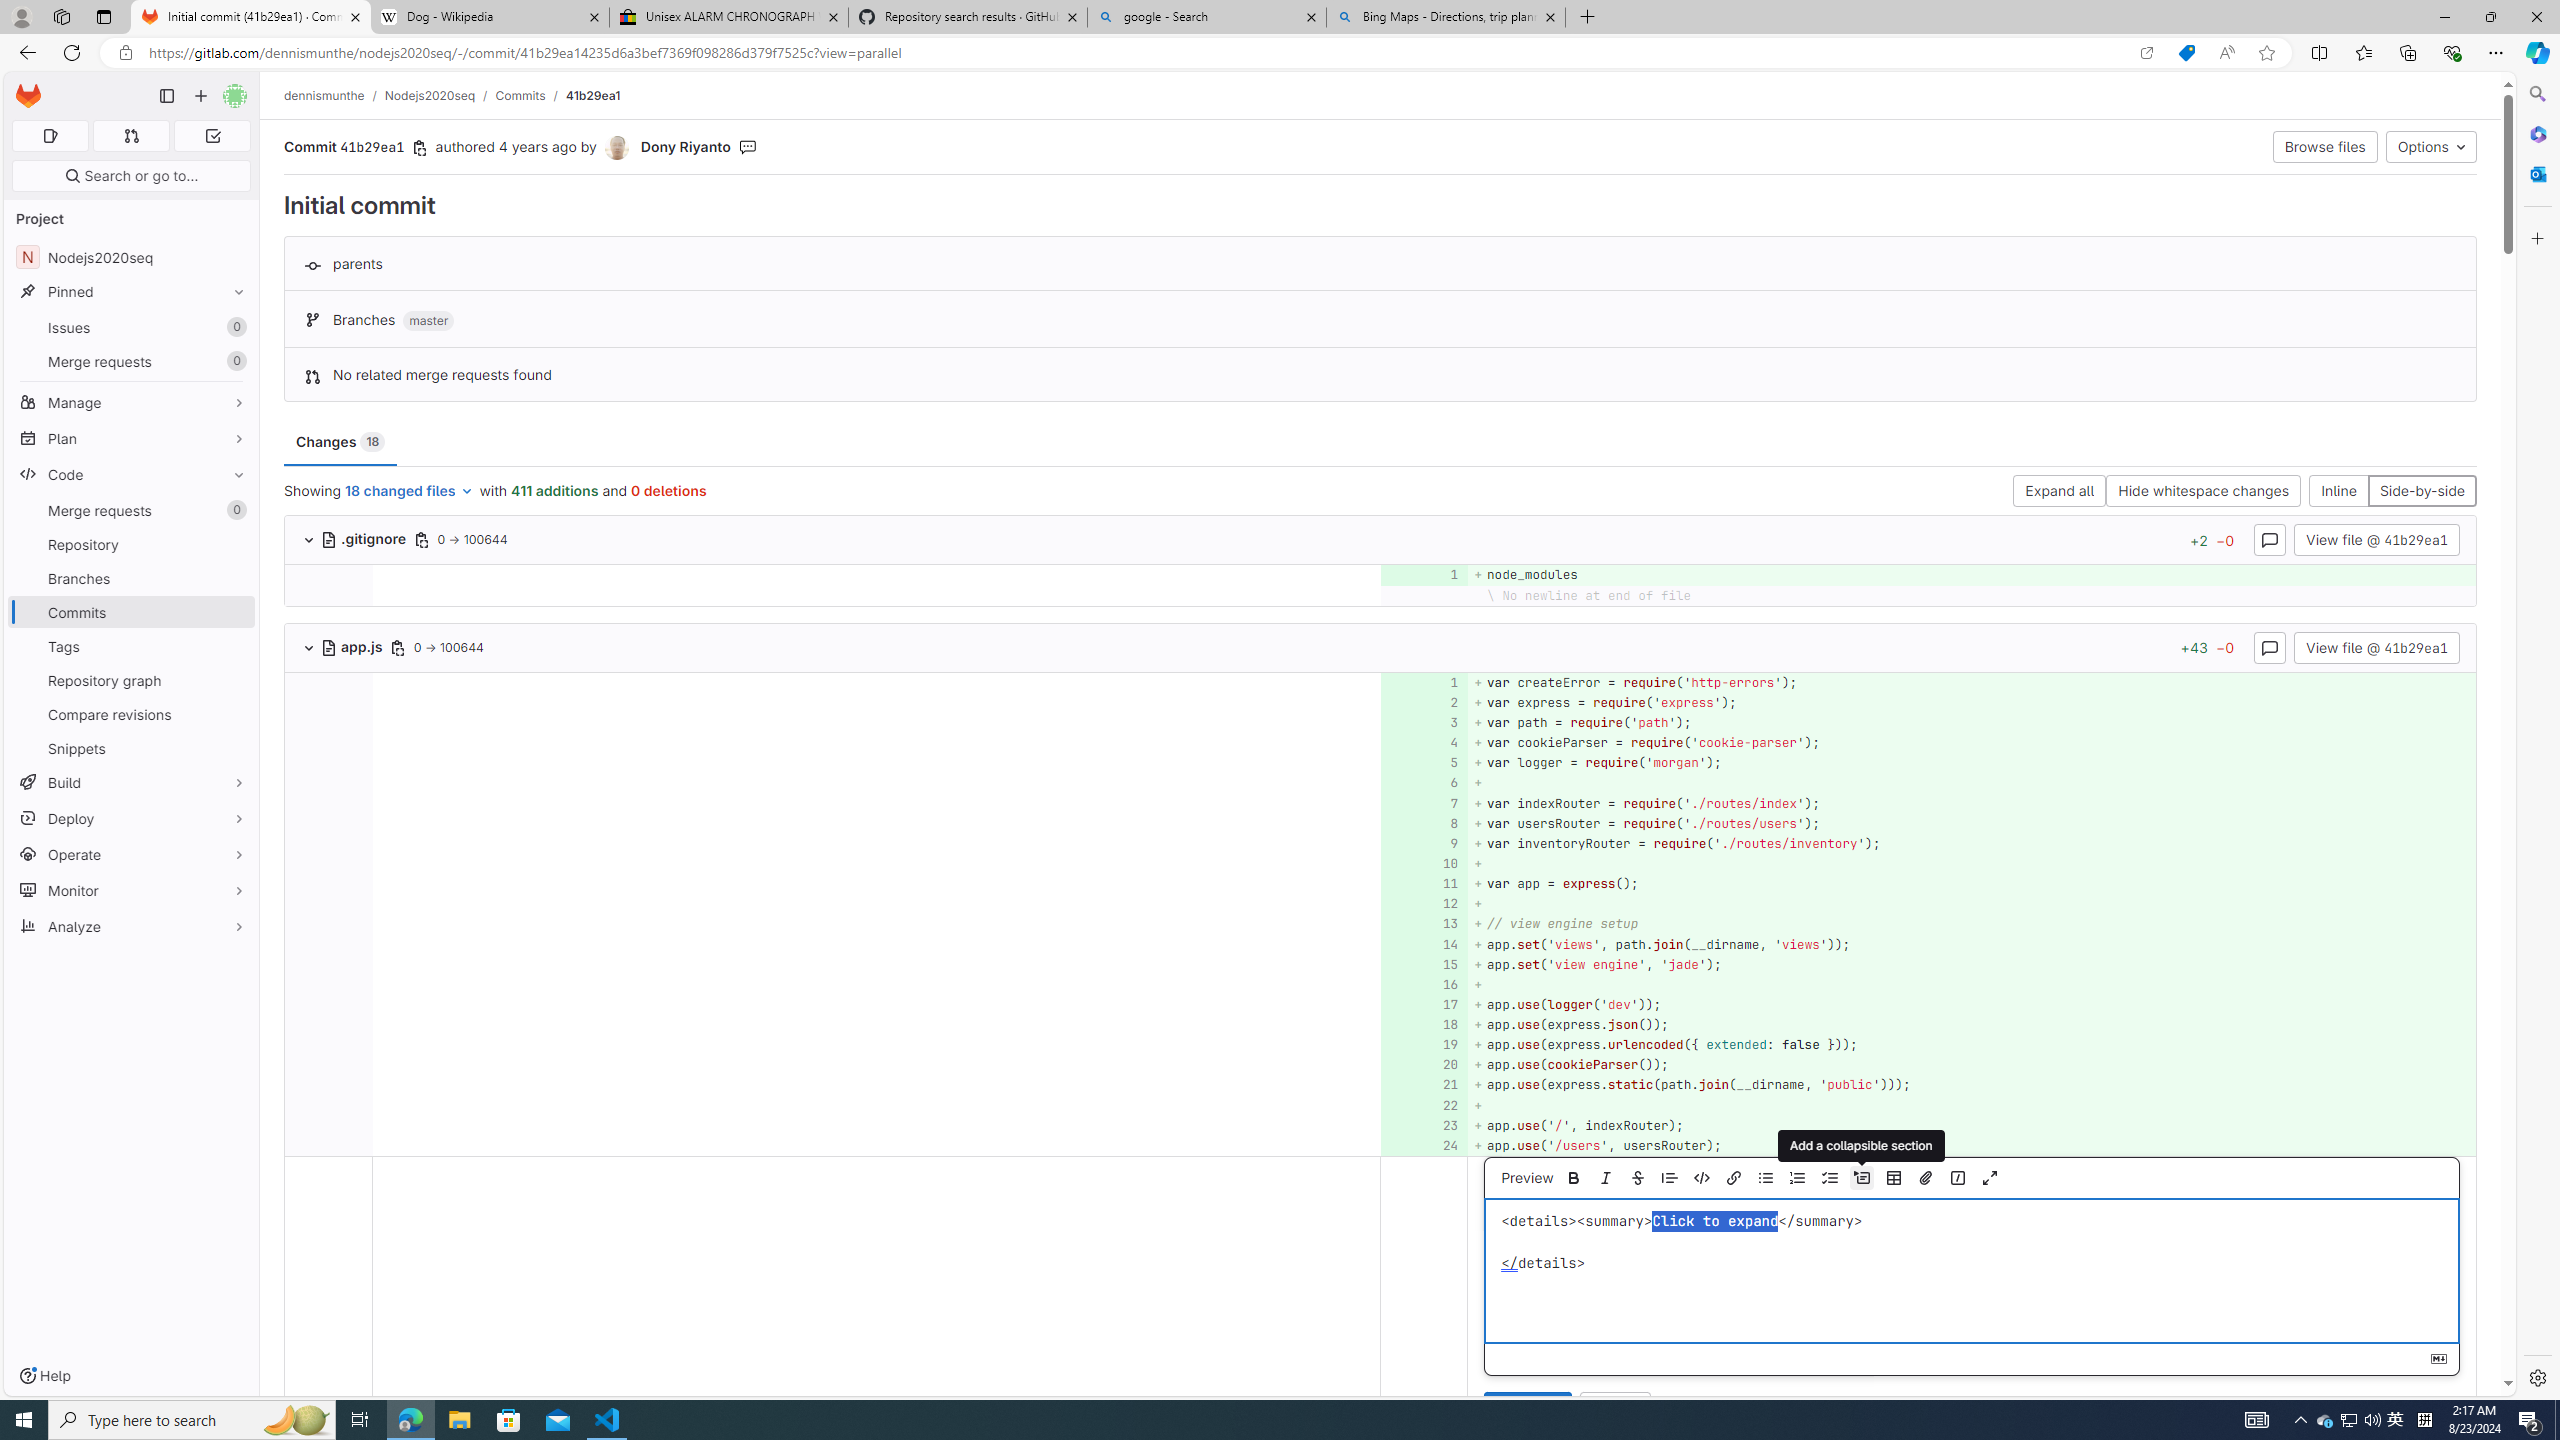  What do you see at coordinates (1423, 742) in the screenshot?
I see `'Add a comment to this line 4'` at bounding box center [1423, 742].